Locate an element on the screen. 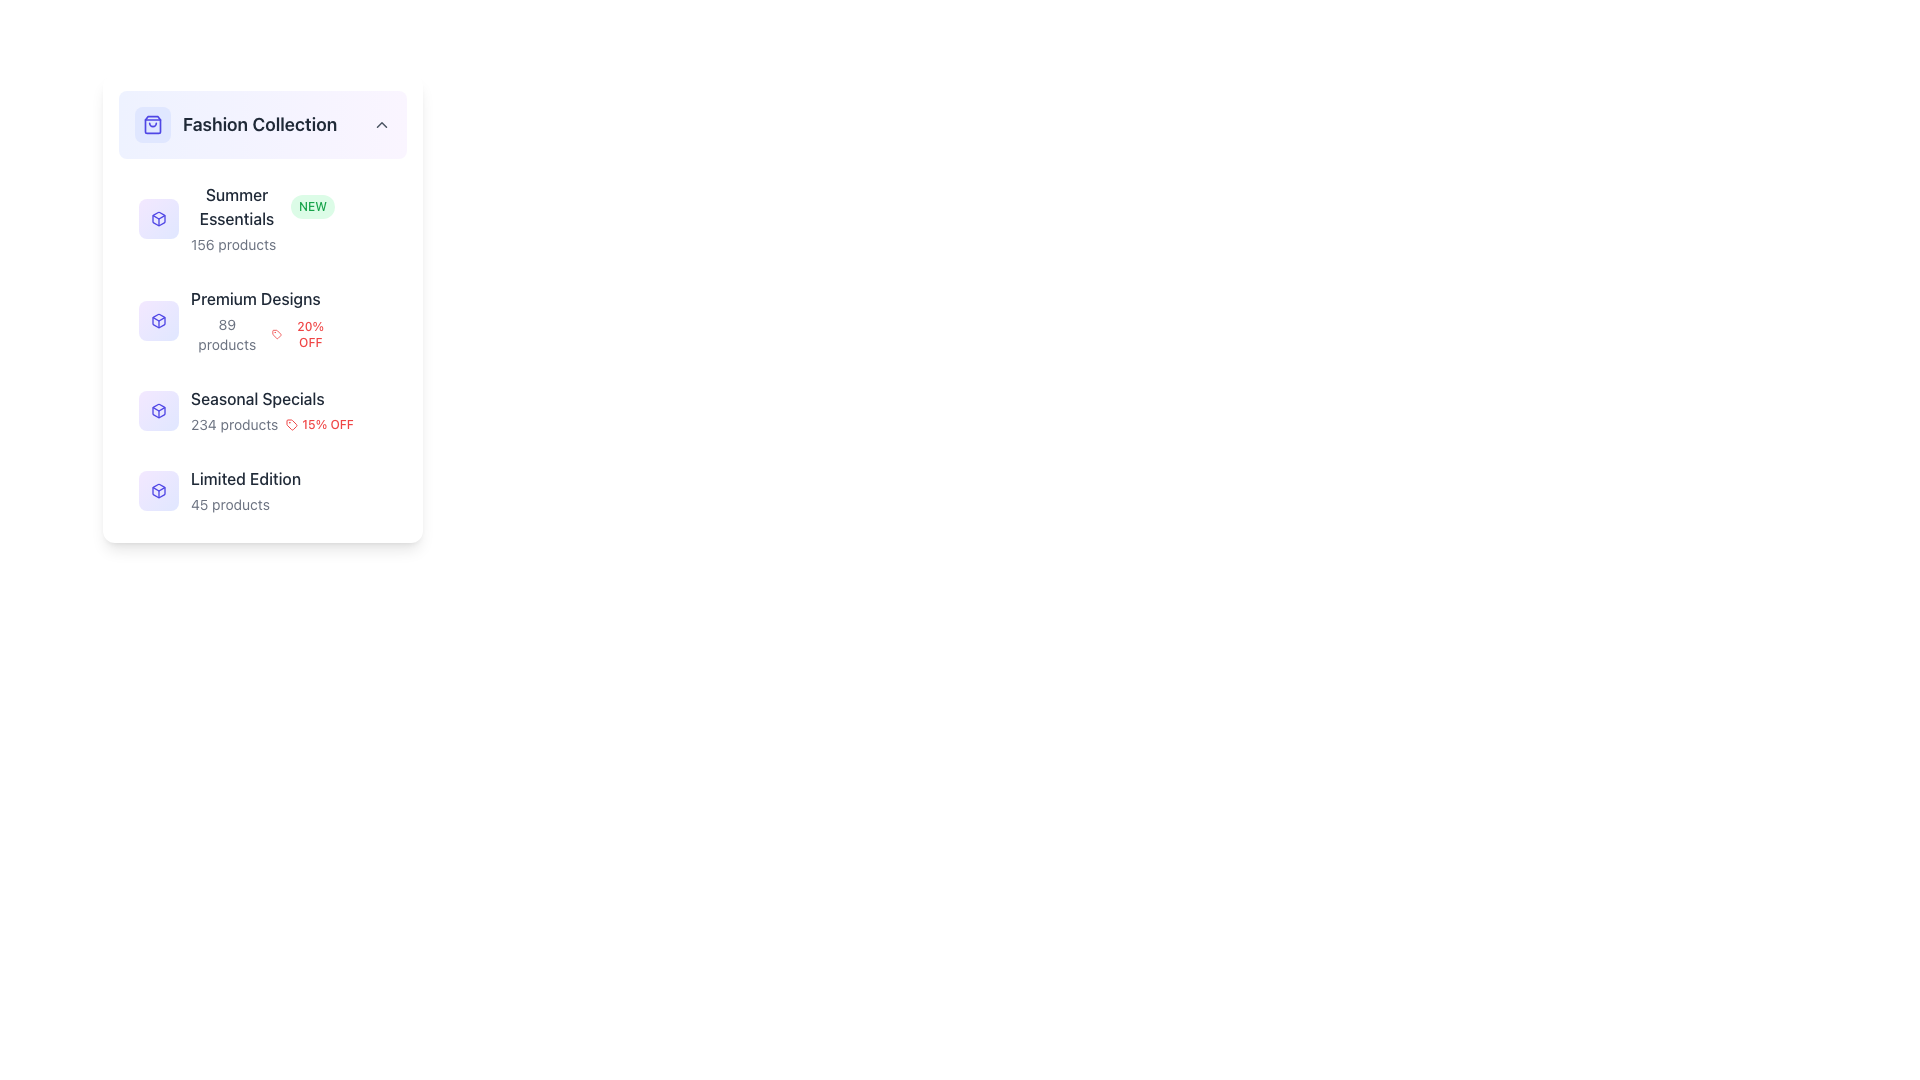 The width and height of the screenshot is (1920, 1080). the text label indicating the number of products available in the 'Summer Essentials' category, located under the 'Fashion Collection' menu is located at coordinates (233, 244).